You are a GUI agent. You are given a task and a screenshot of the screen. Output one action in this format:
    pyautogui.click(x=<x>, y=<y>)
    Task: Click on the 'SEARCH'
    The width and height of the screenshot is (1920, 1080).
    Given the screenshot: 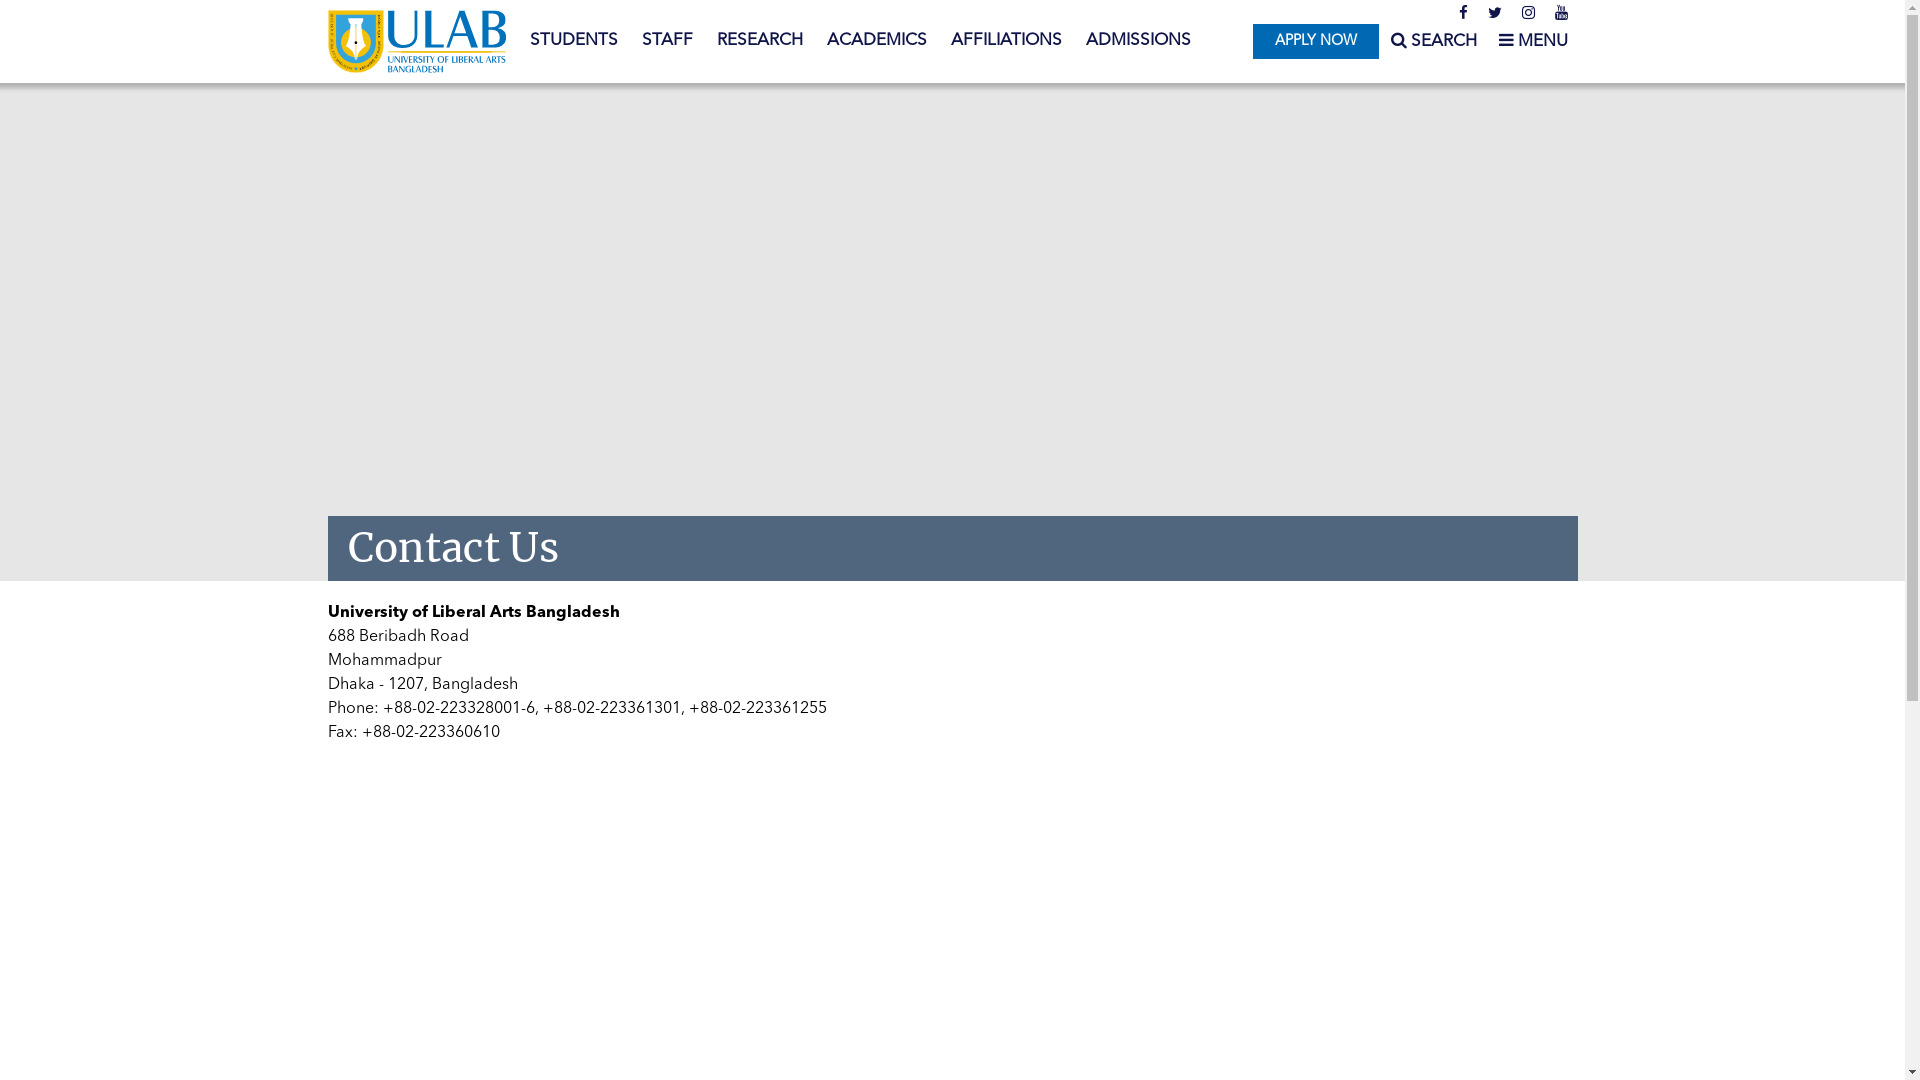 What is the action you would take?
    pyautogui.click(x=1432, y=41)
    